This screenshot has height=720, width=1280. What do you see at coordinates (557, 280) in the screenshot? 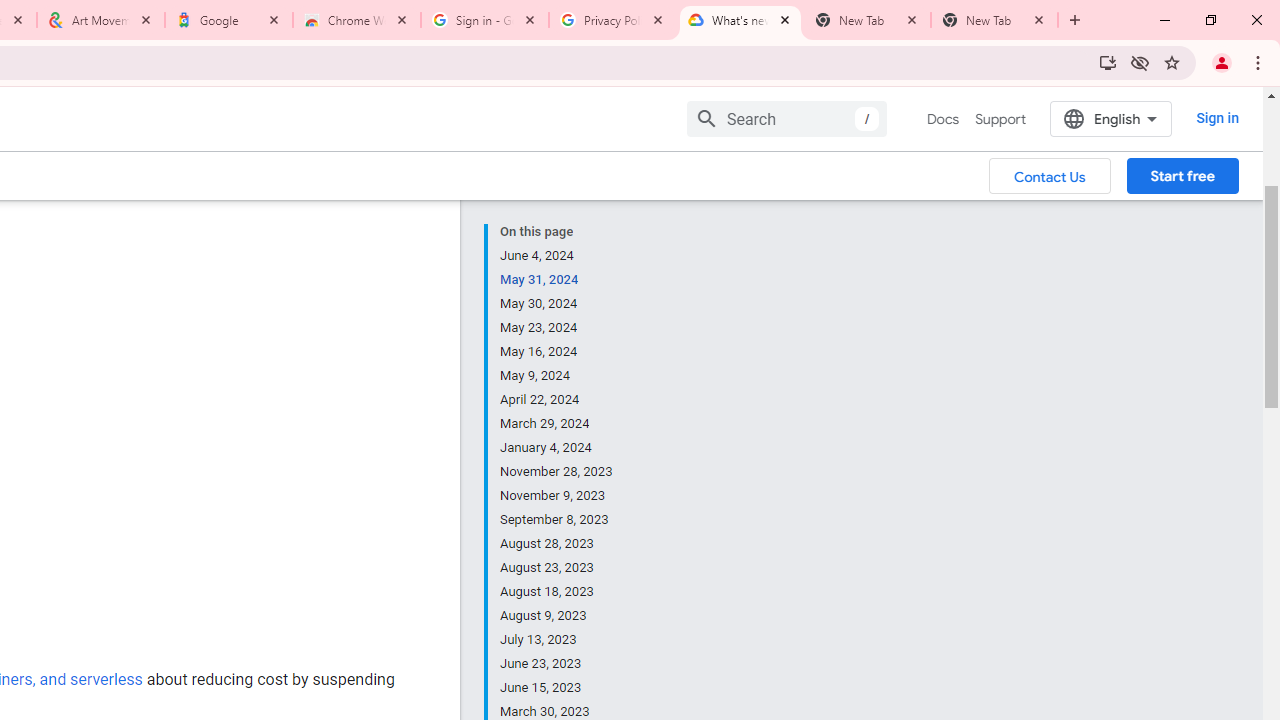
I see `'May 31, 2024'` at bounding box center [557, 280].